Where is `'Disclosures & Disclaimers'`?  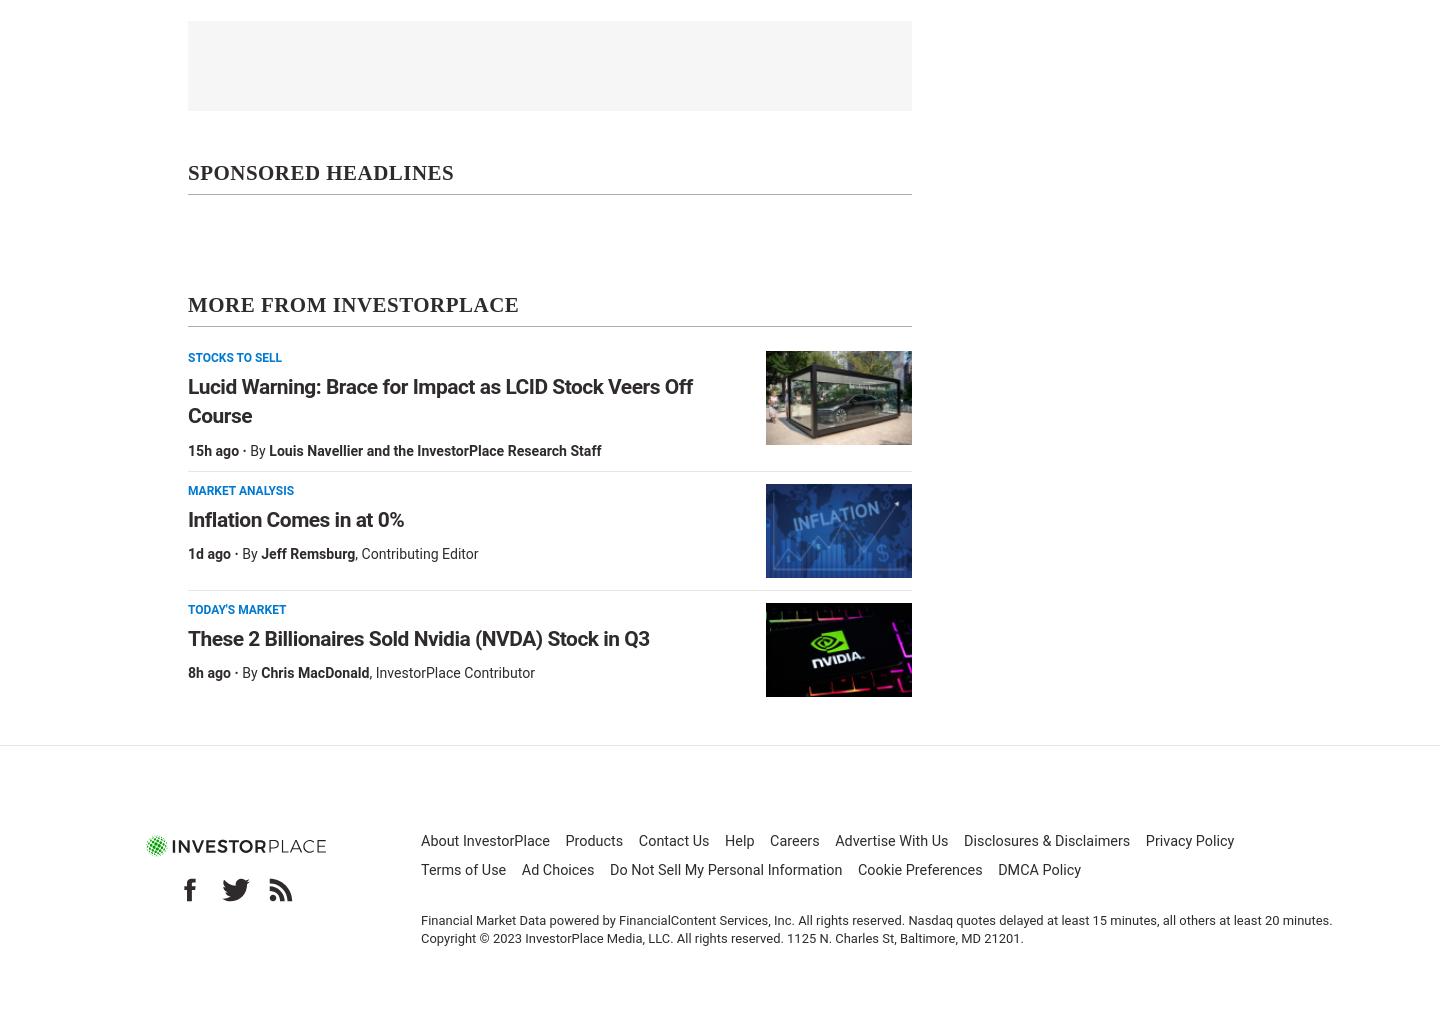
'Disclosures & Disclaimers' is located at coordinates (1047, 840).